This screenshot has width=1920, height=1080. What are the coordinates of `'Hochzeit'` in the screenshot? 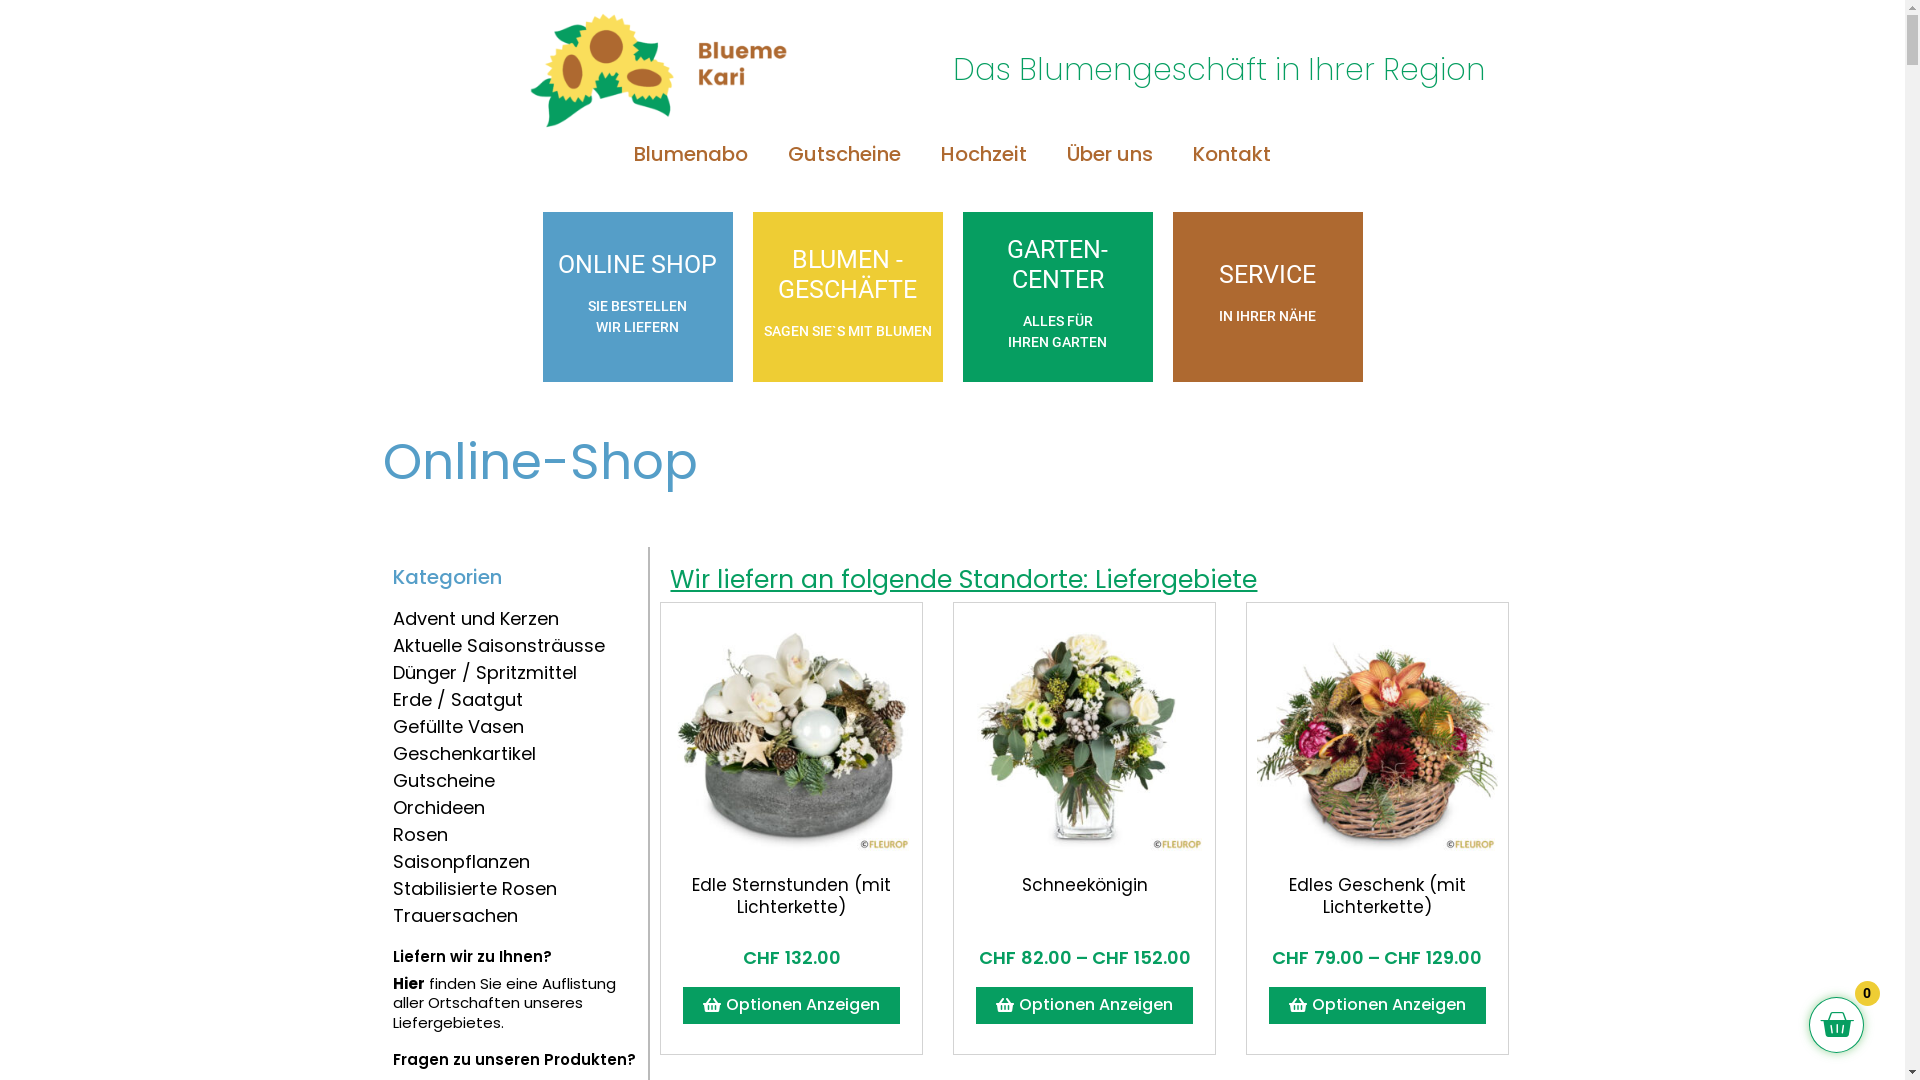 It's located at (983, 153).